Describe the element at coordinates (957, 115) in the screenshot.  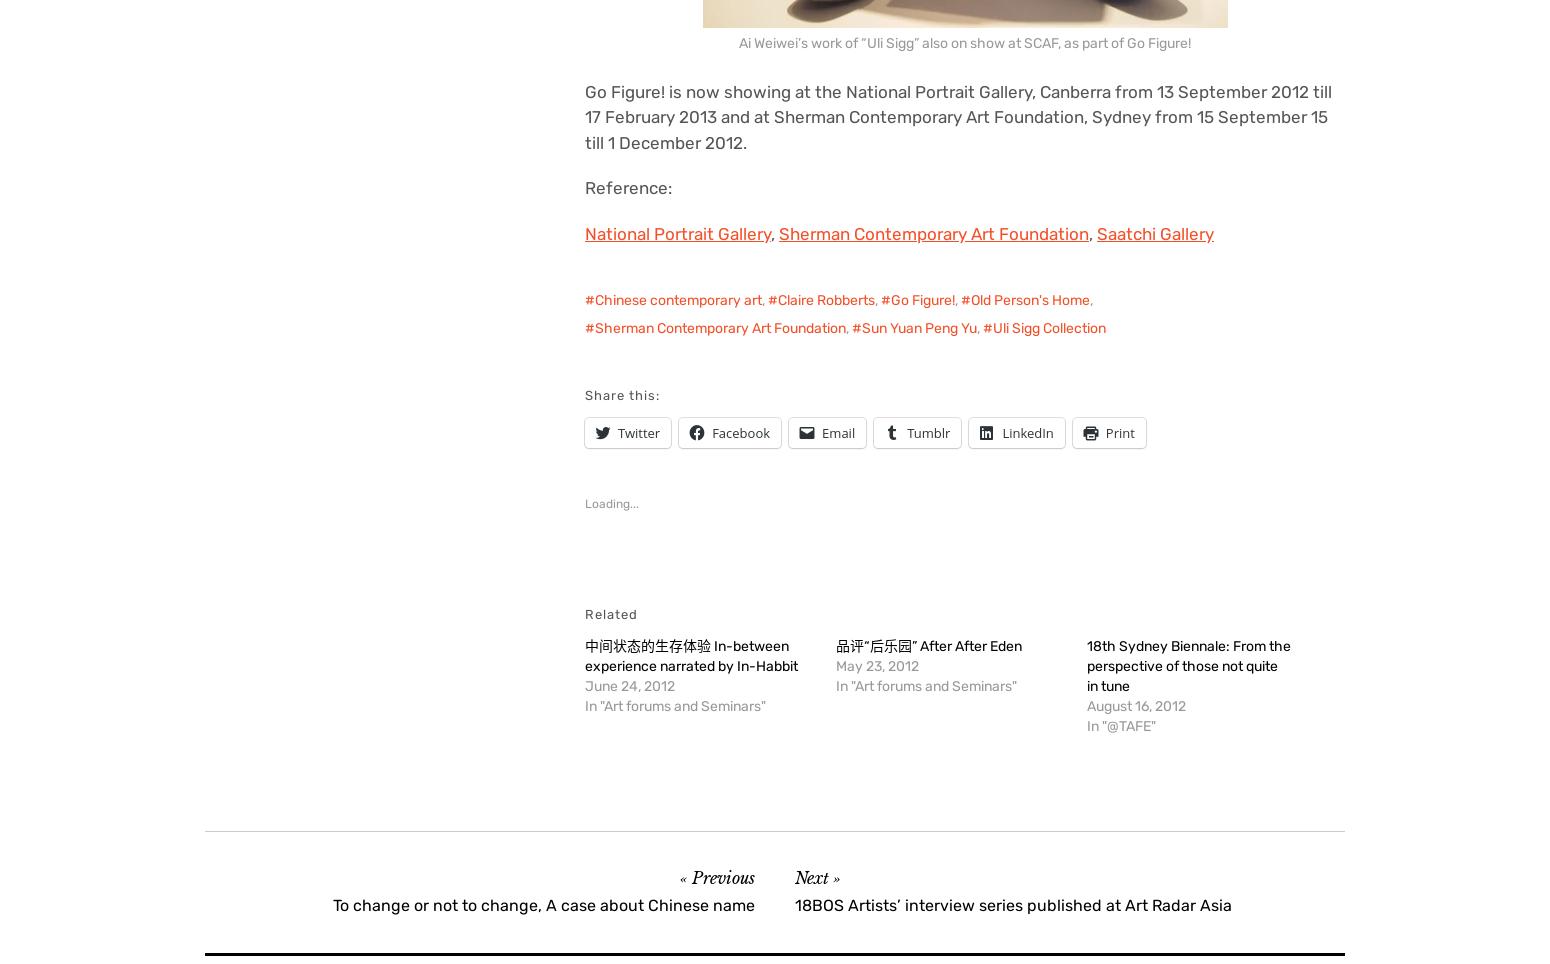
I see `'Go Figure! is now showing at the National Portrait Gallery, Canberra from 13 September 2012 till 17 February 2013 and at Sherman Contemporary Art Foundation, Sydney from 15 September 15 till 1 December 2012.'` at that location.